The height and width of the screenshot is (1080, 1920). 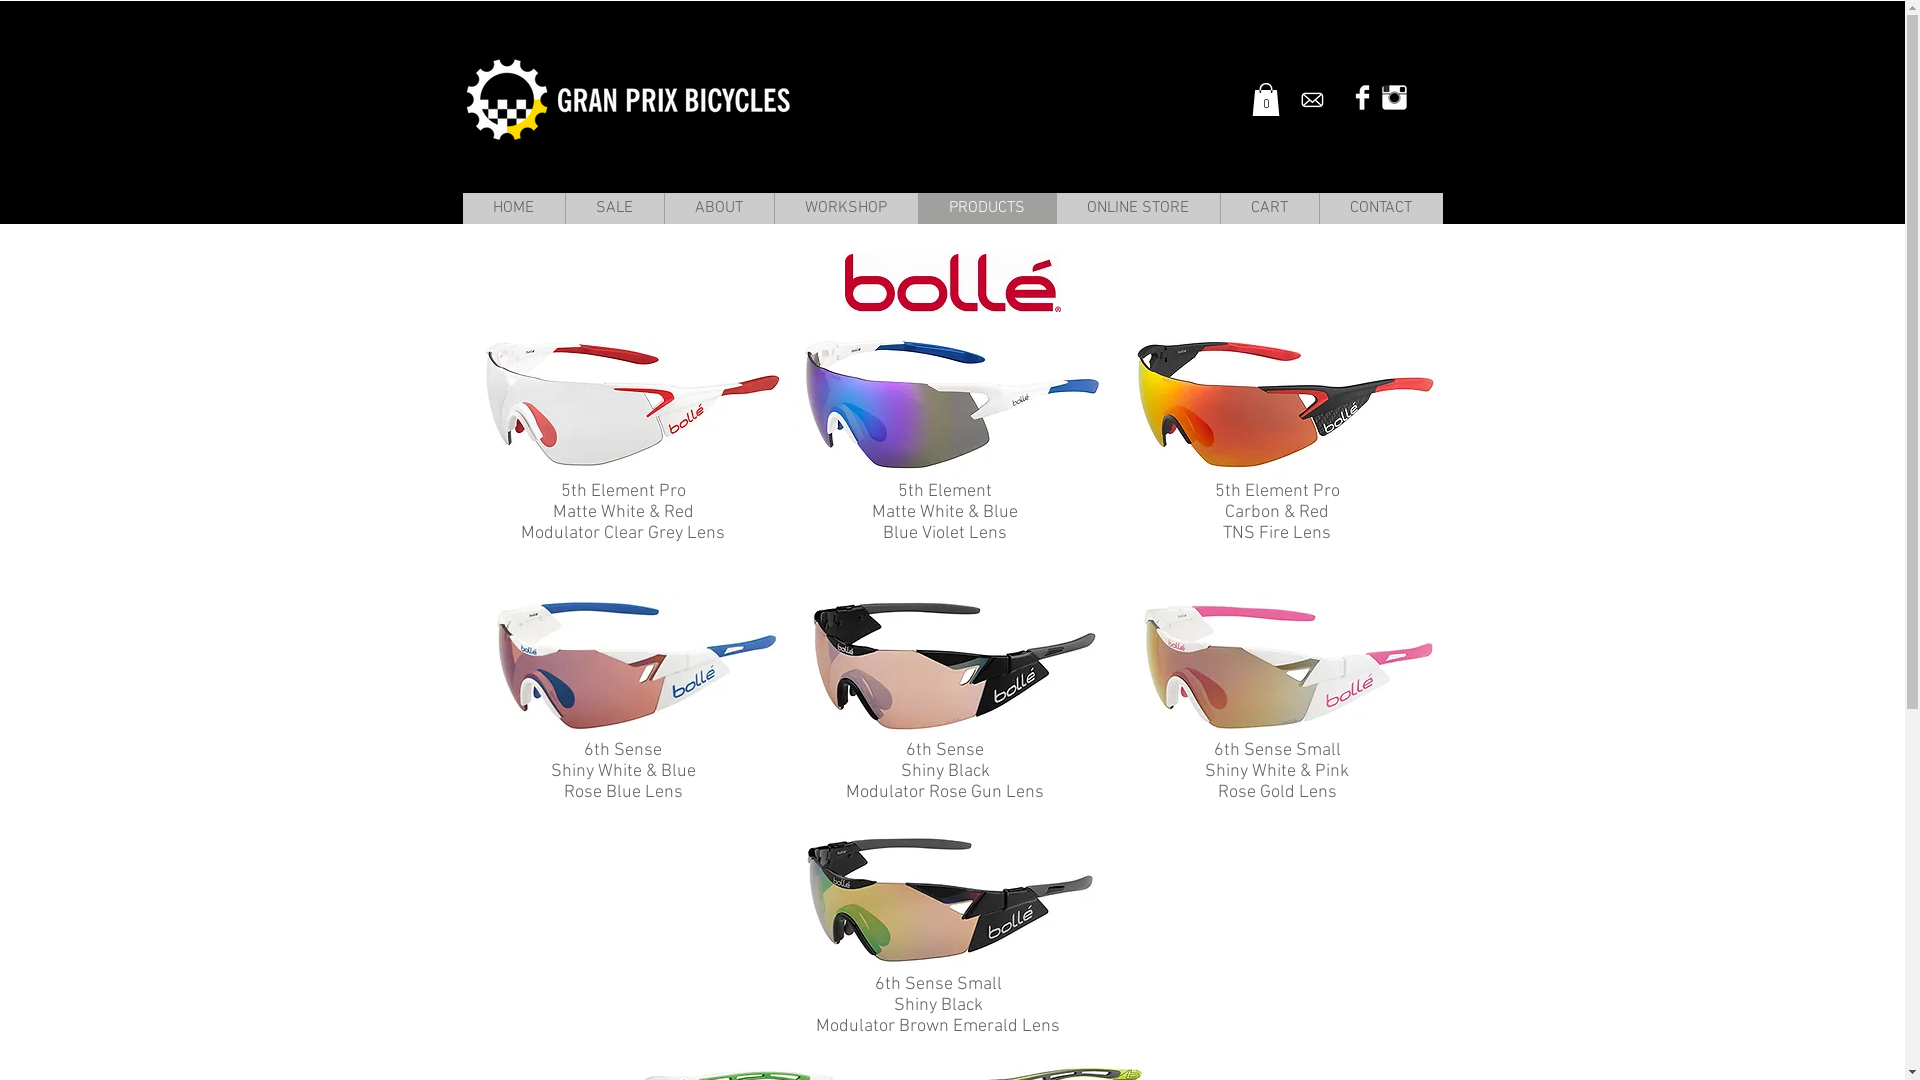 What do you see at coordinates (845, 208) in the screenshot?
I see `'WORKSHOP'` at bounding box center [845, 208].